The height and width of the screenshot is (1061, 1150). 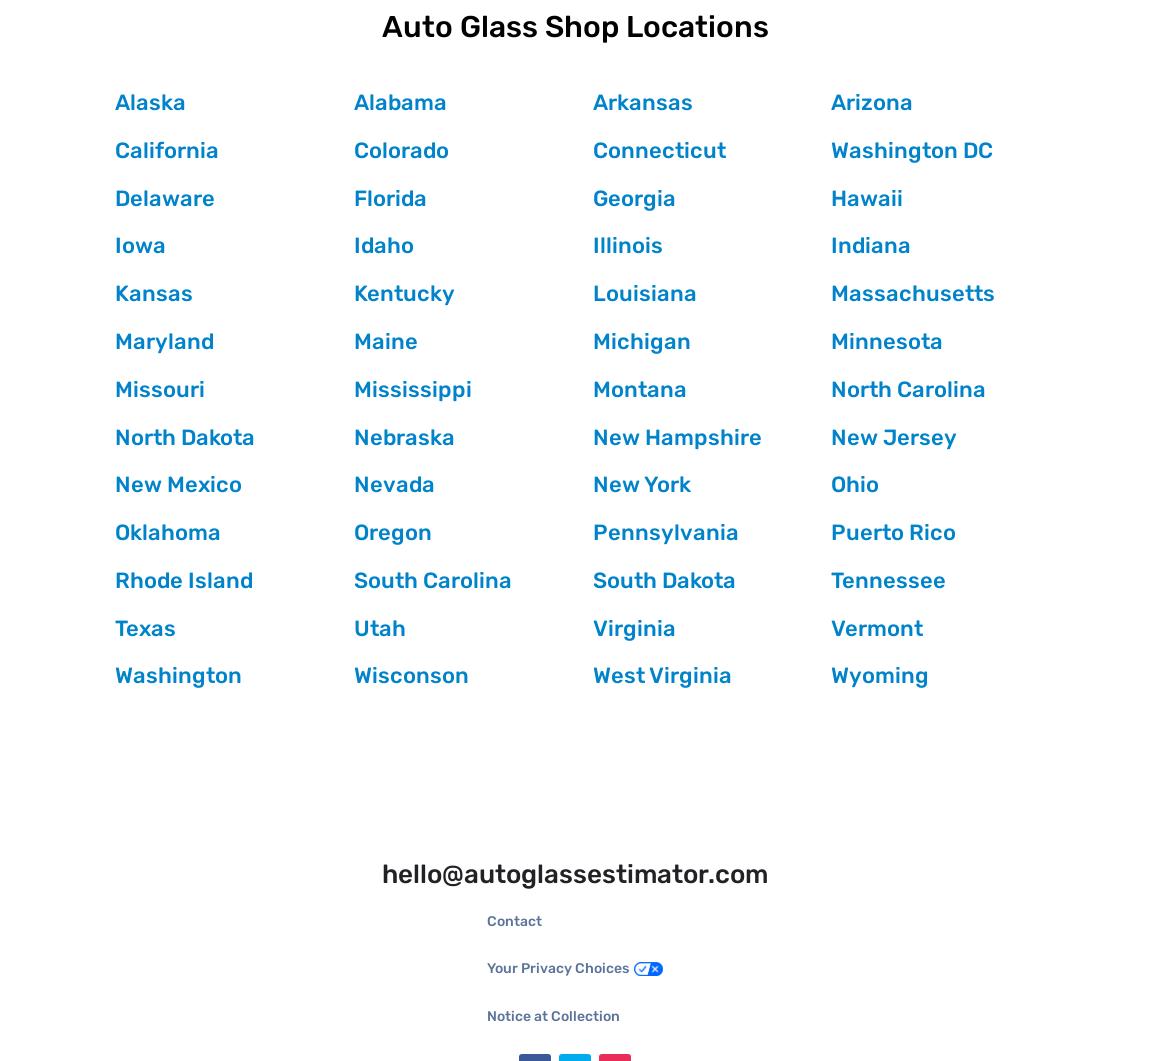 What do you see at coordinates (114, 436) in the screenshot?
I see `'North Dakota'` at bounding box center [114, 436].